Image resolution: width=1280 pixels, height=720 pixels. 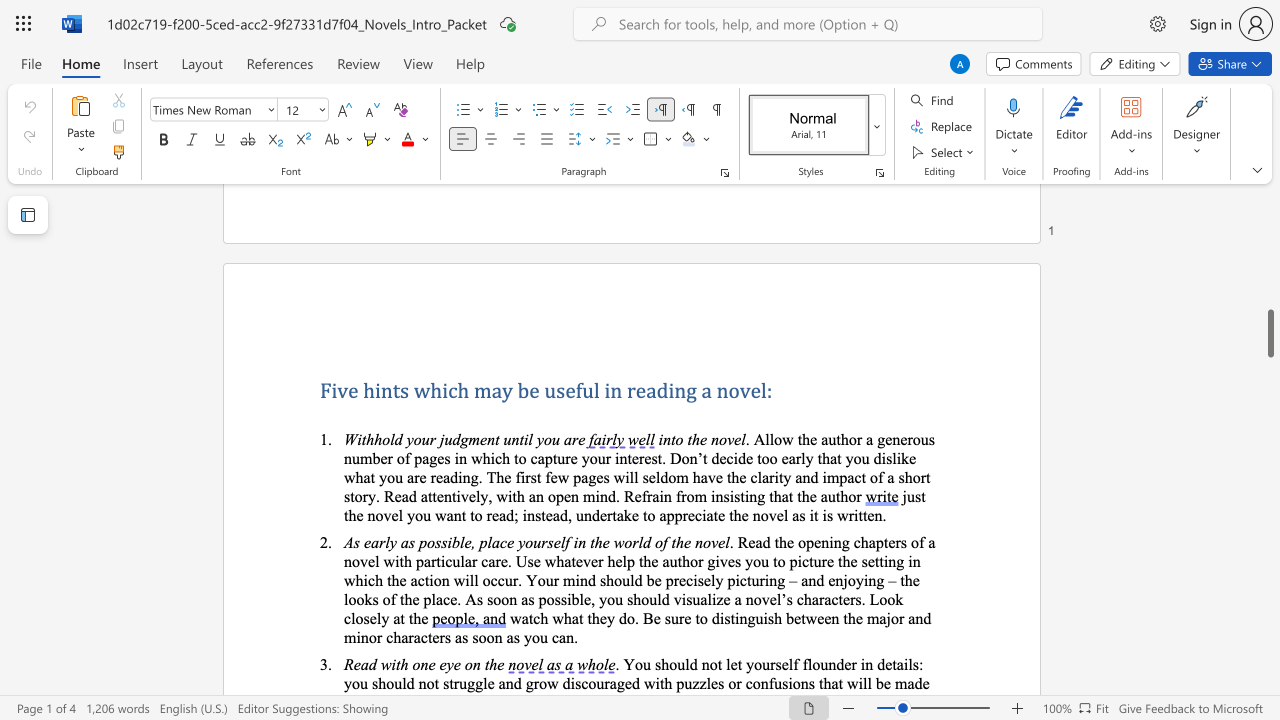 What do you see at coordinates (673, 438) in the screenshot?
I see `the 1th character "t" in the text` at bounding box center [673, 438].